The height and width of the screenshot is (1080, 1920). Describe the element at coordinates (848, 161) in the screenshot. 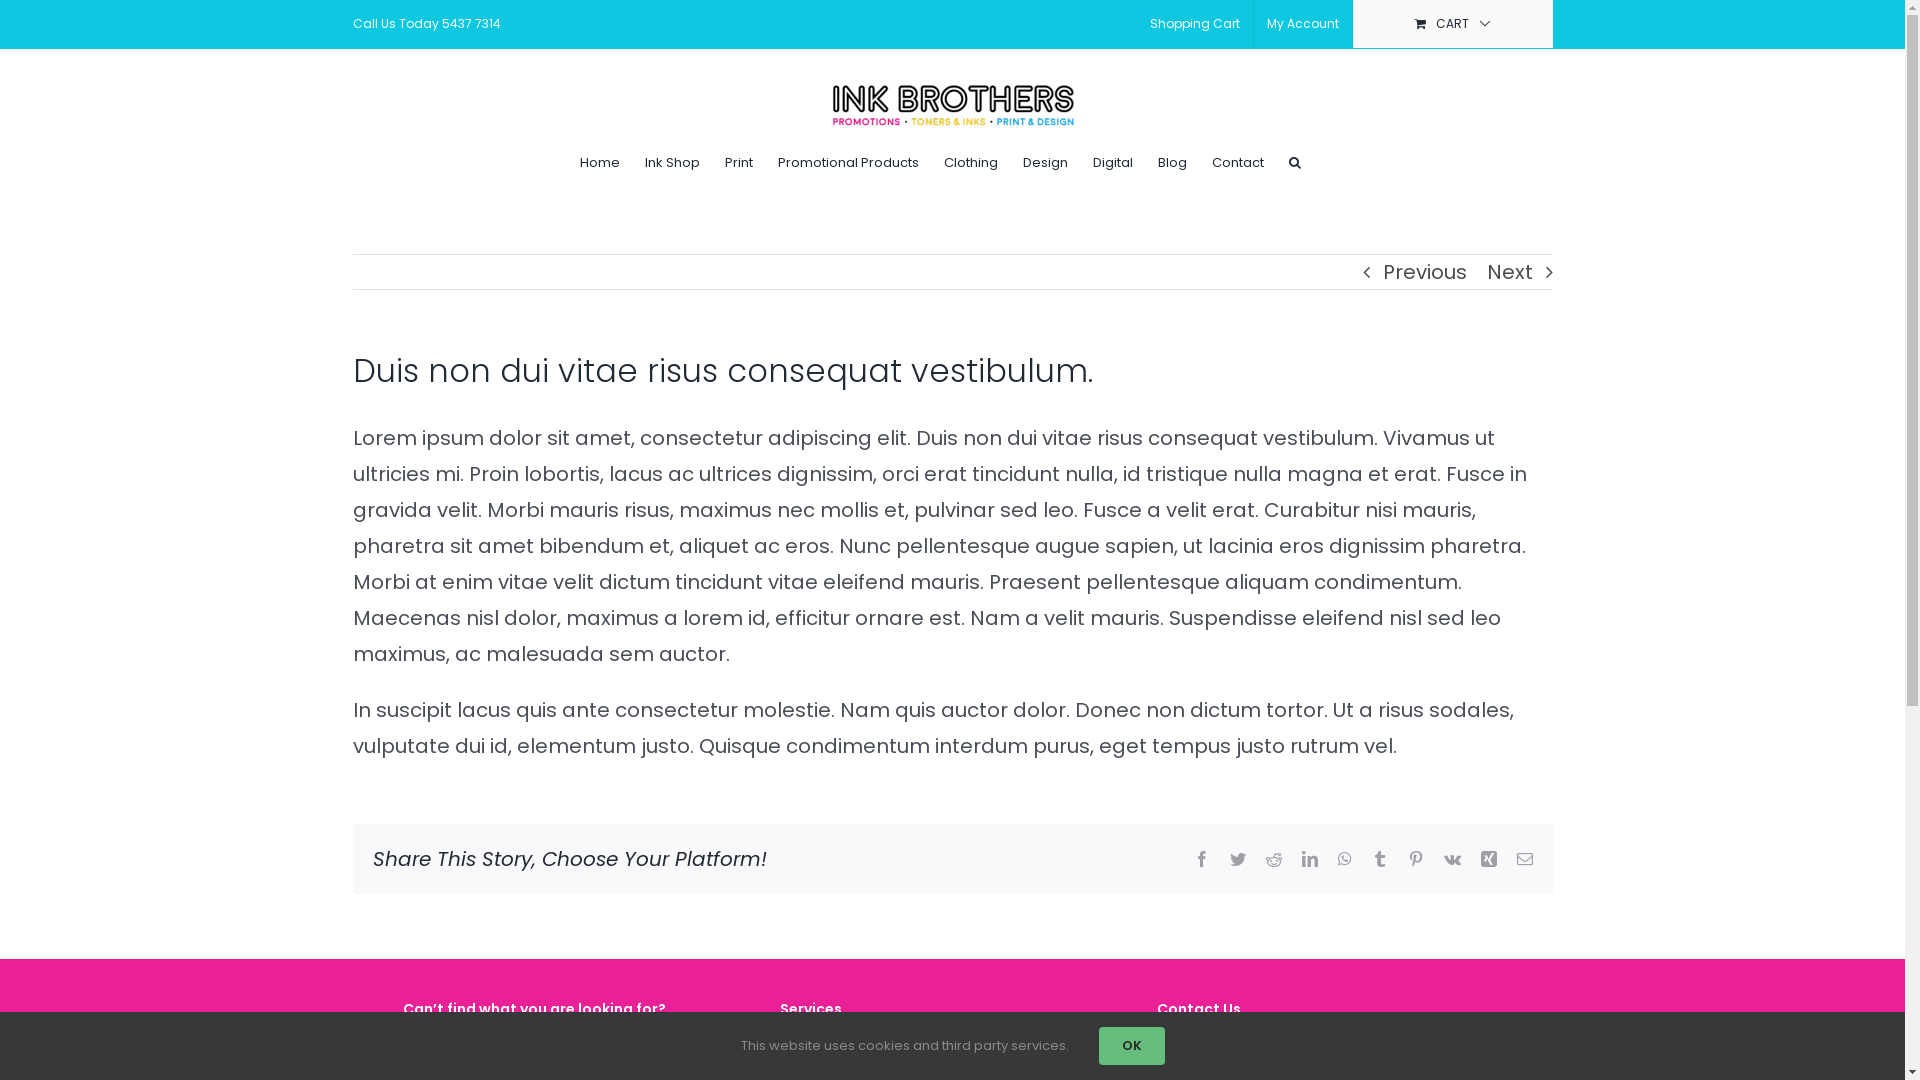

I see `'Promotional Products'` at that location.